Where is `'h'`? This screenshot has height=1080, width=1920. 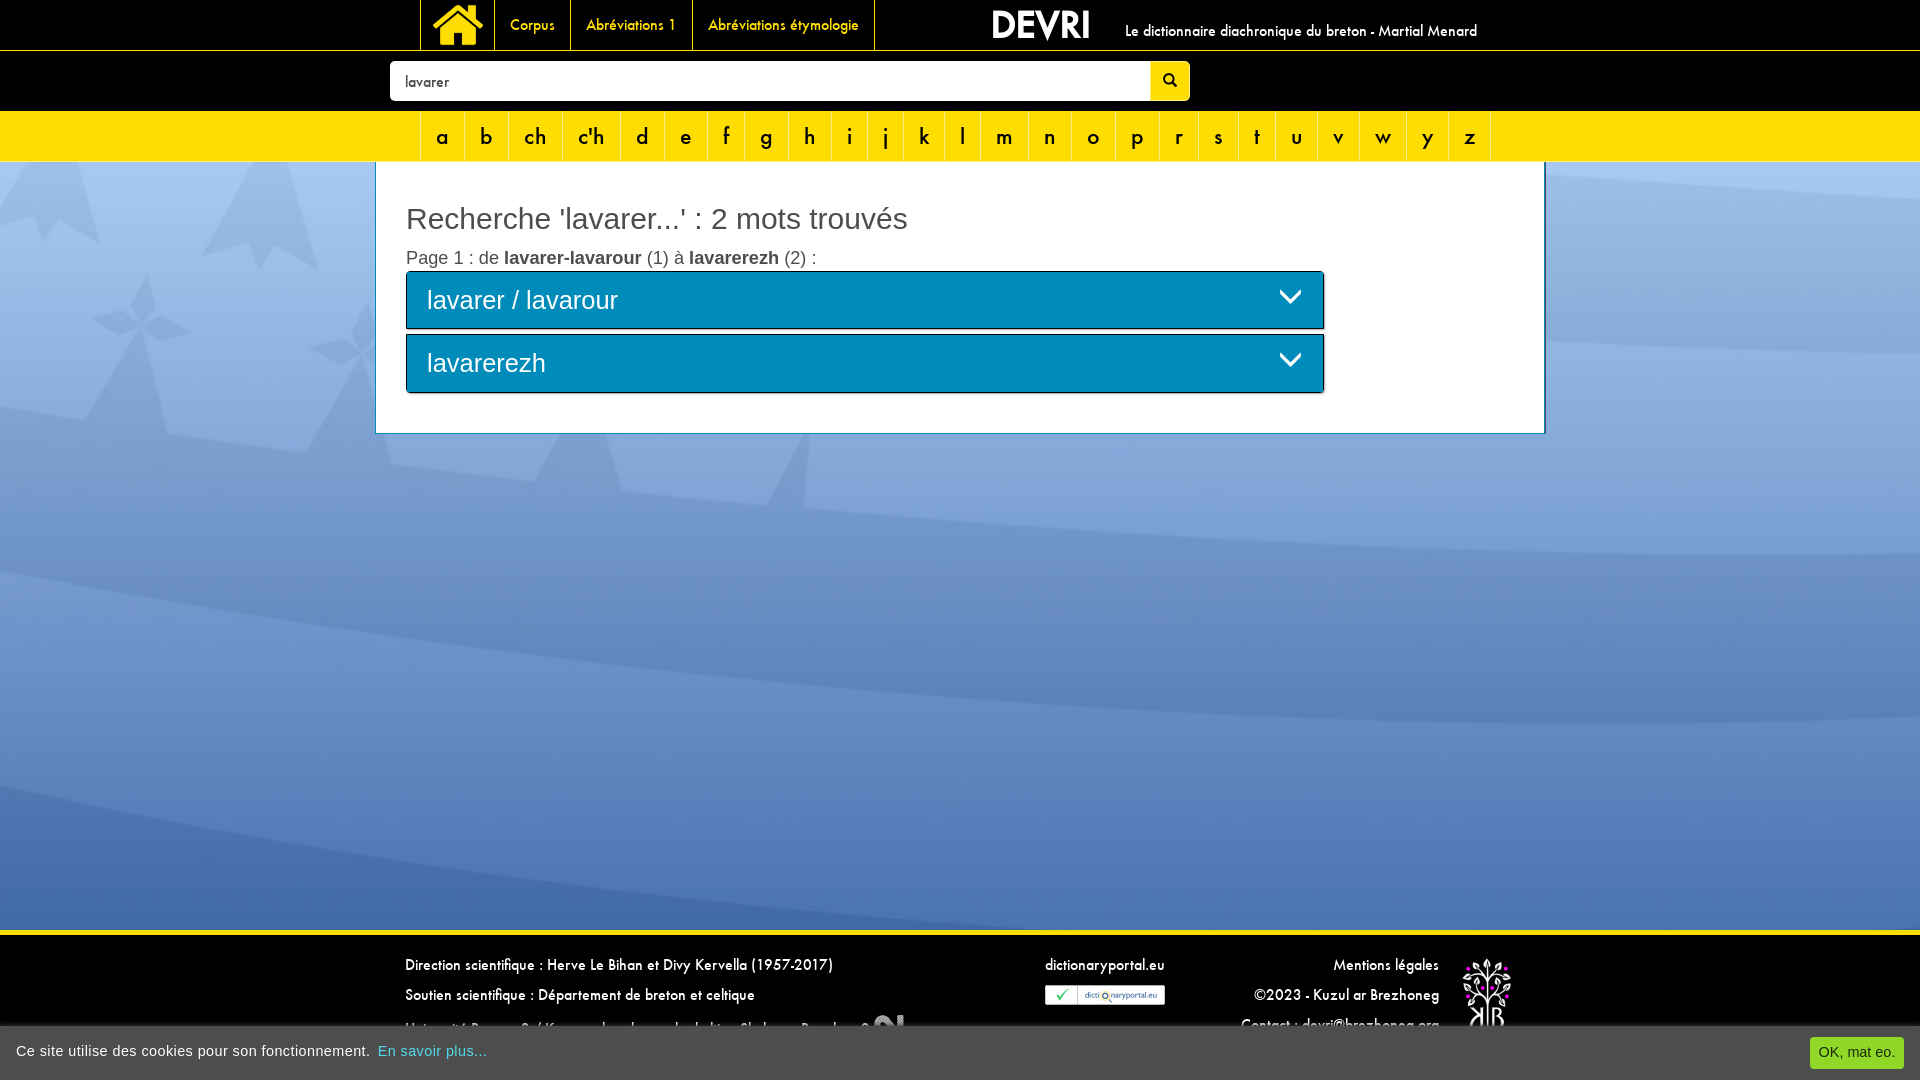 'h' is located at coordinates (787, 135).